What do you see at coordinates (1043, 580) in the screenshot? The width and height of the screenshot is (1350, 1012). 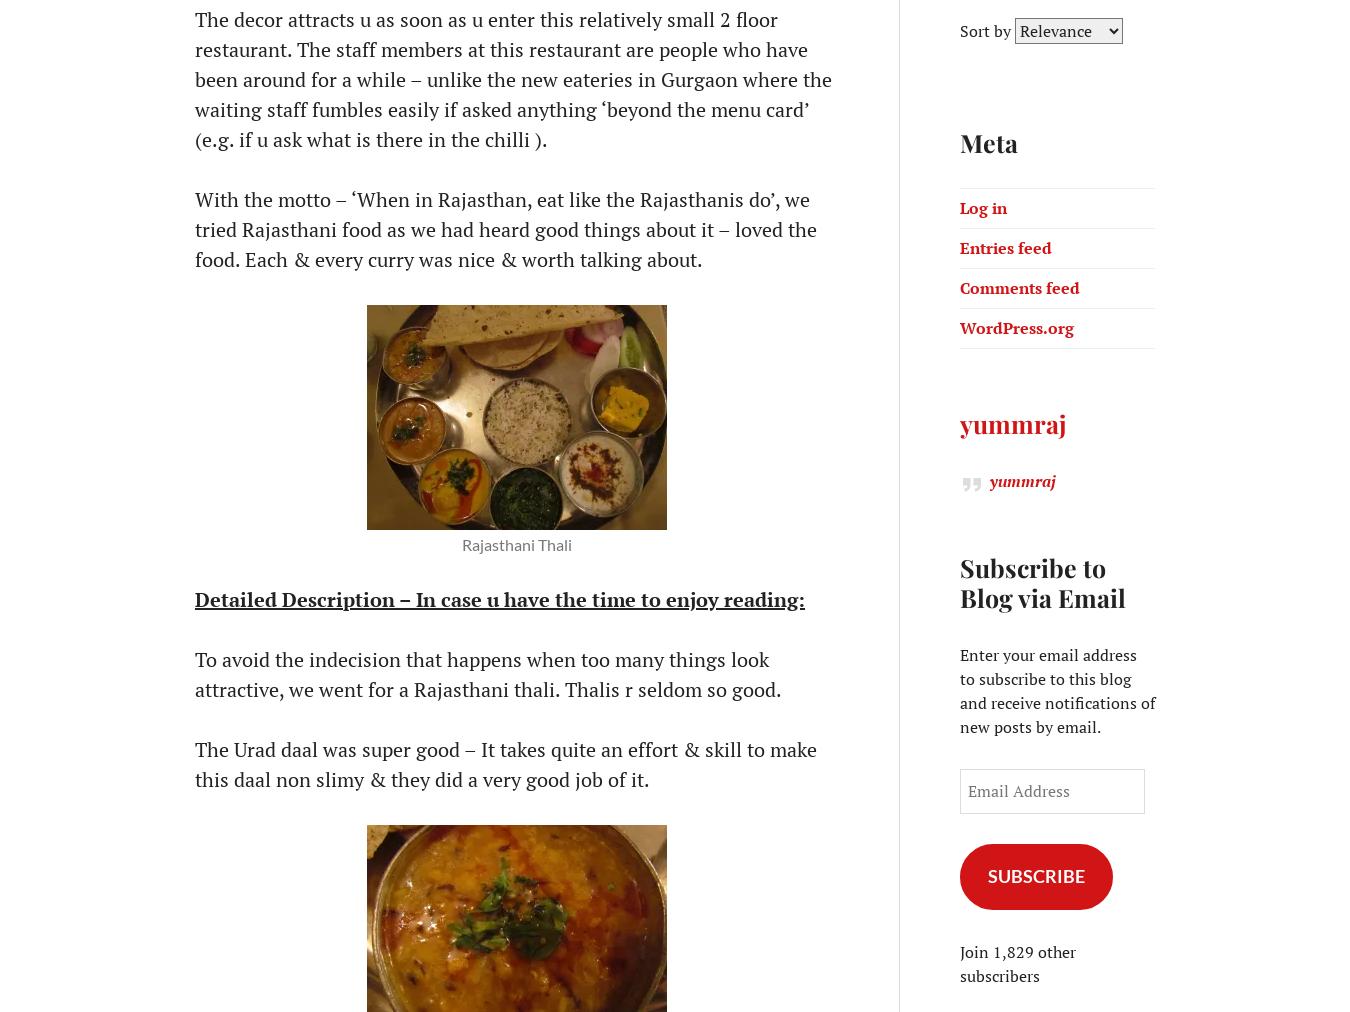 I see `'Subscribe to Blog via Email'` at bounding box center [1043, 580].